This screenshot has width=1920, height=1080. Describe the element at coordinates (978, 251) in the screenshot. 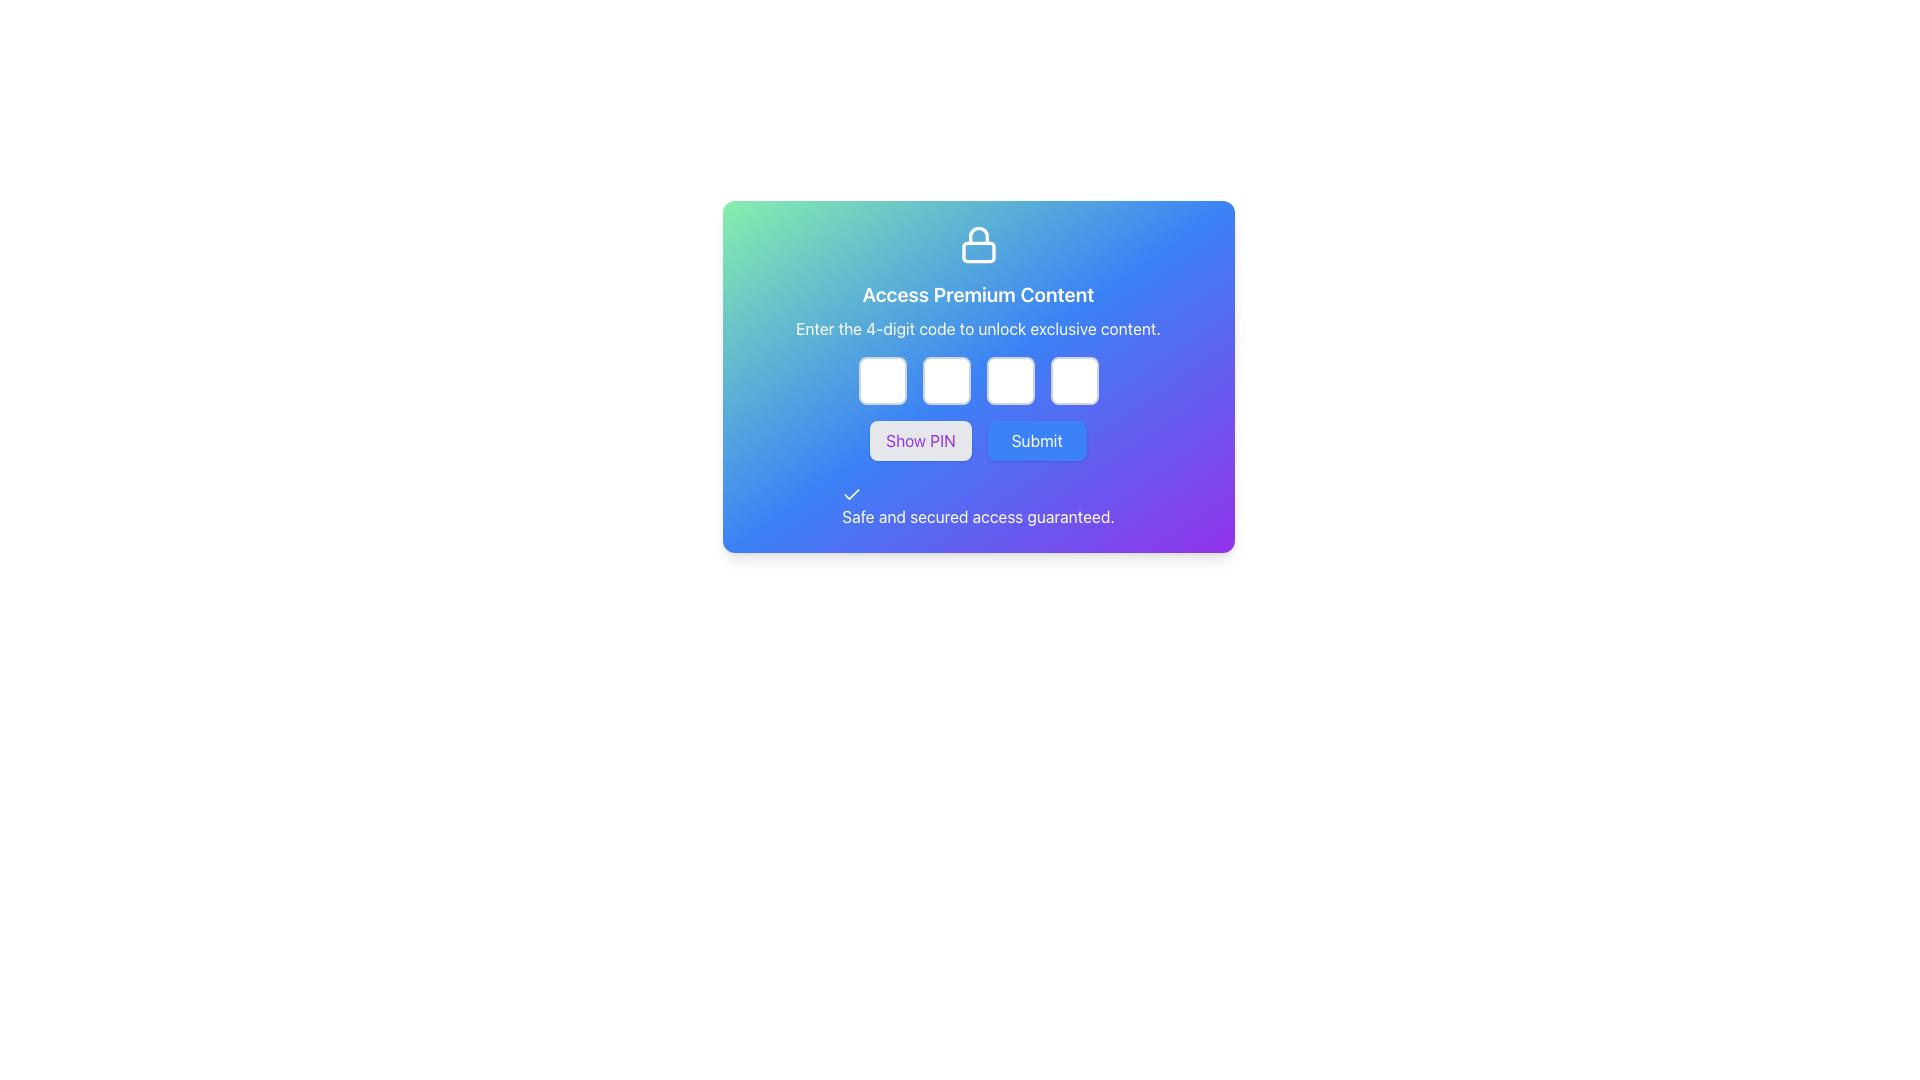

I see `the main body of the lock symbol in the SVG icon located at the top of the interface` at that location.